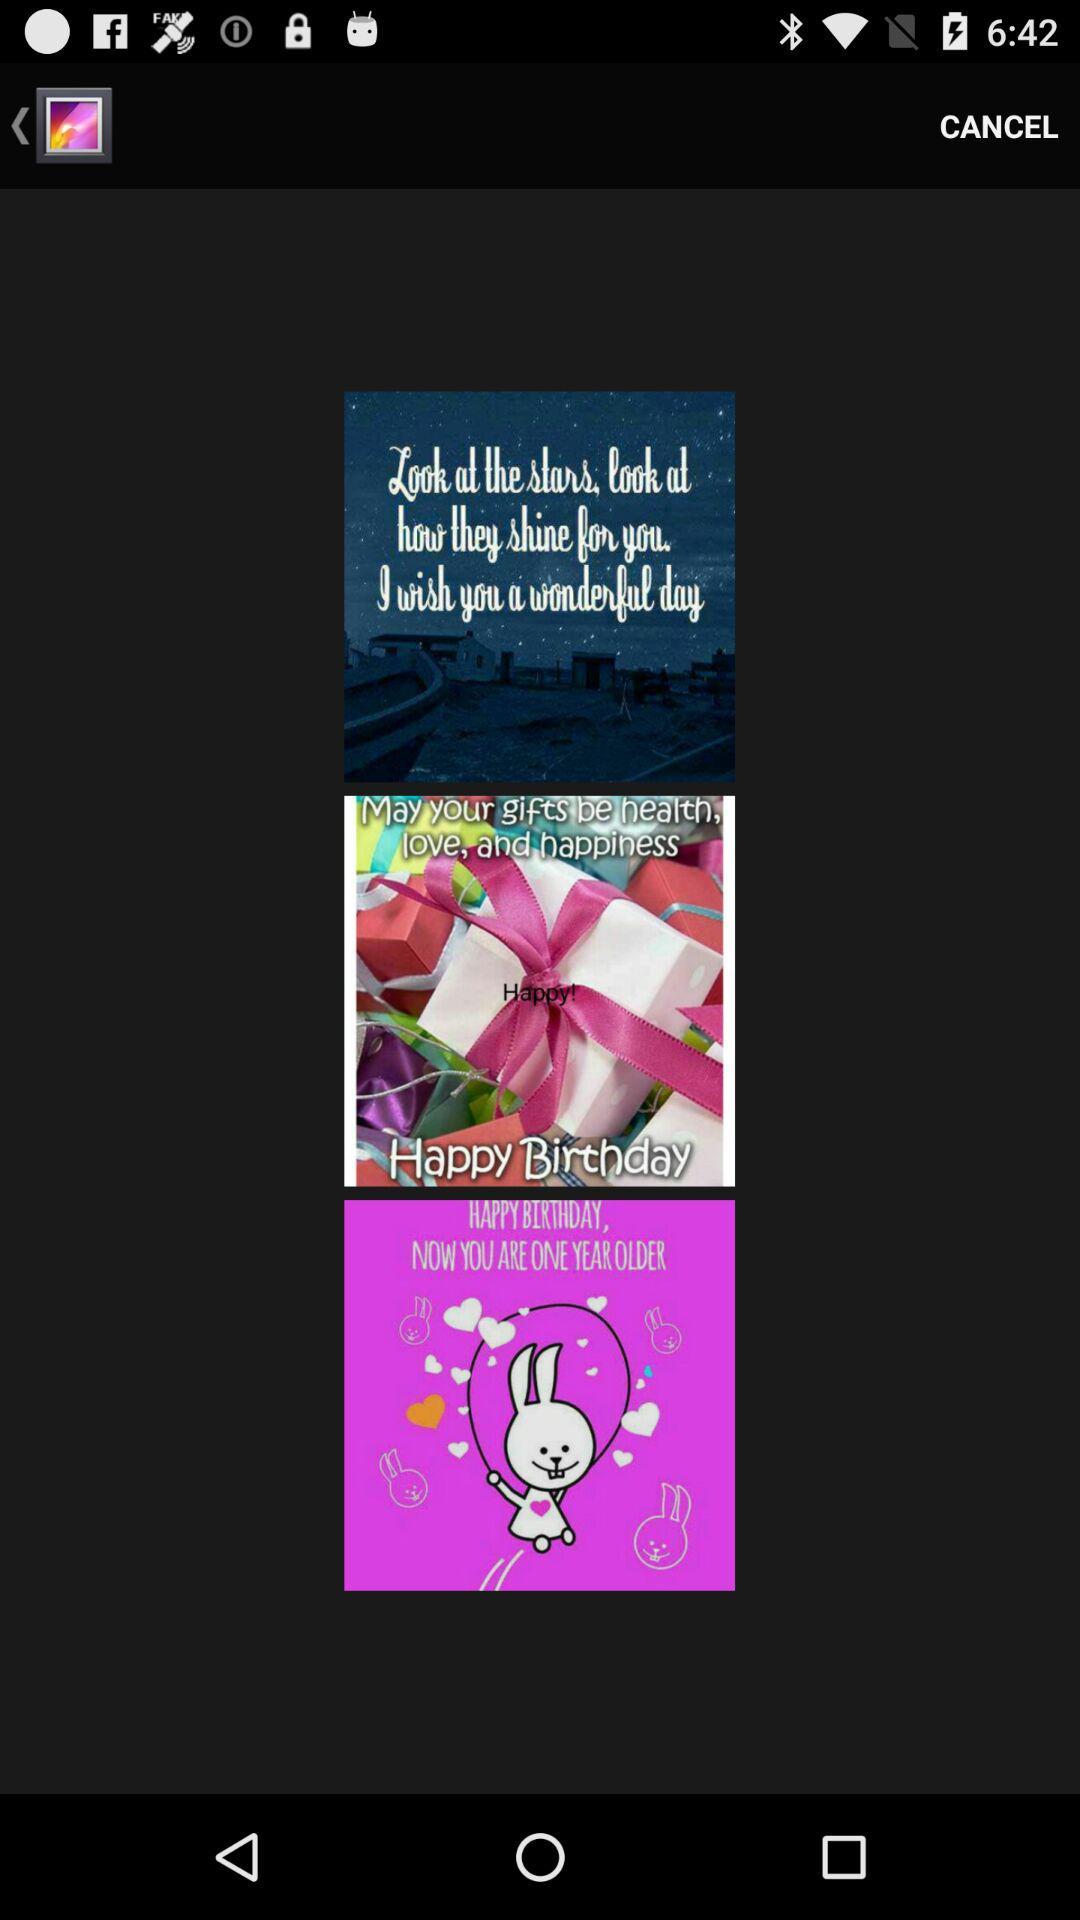 Image resolution: width=1080 pixels, height=1920 pixels. What do you see at coordinates (999, 124) in the screenshot?
I see `the icon at the top right corner` at bounding box center [999, 124].